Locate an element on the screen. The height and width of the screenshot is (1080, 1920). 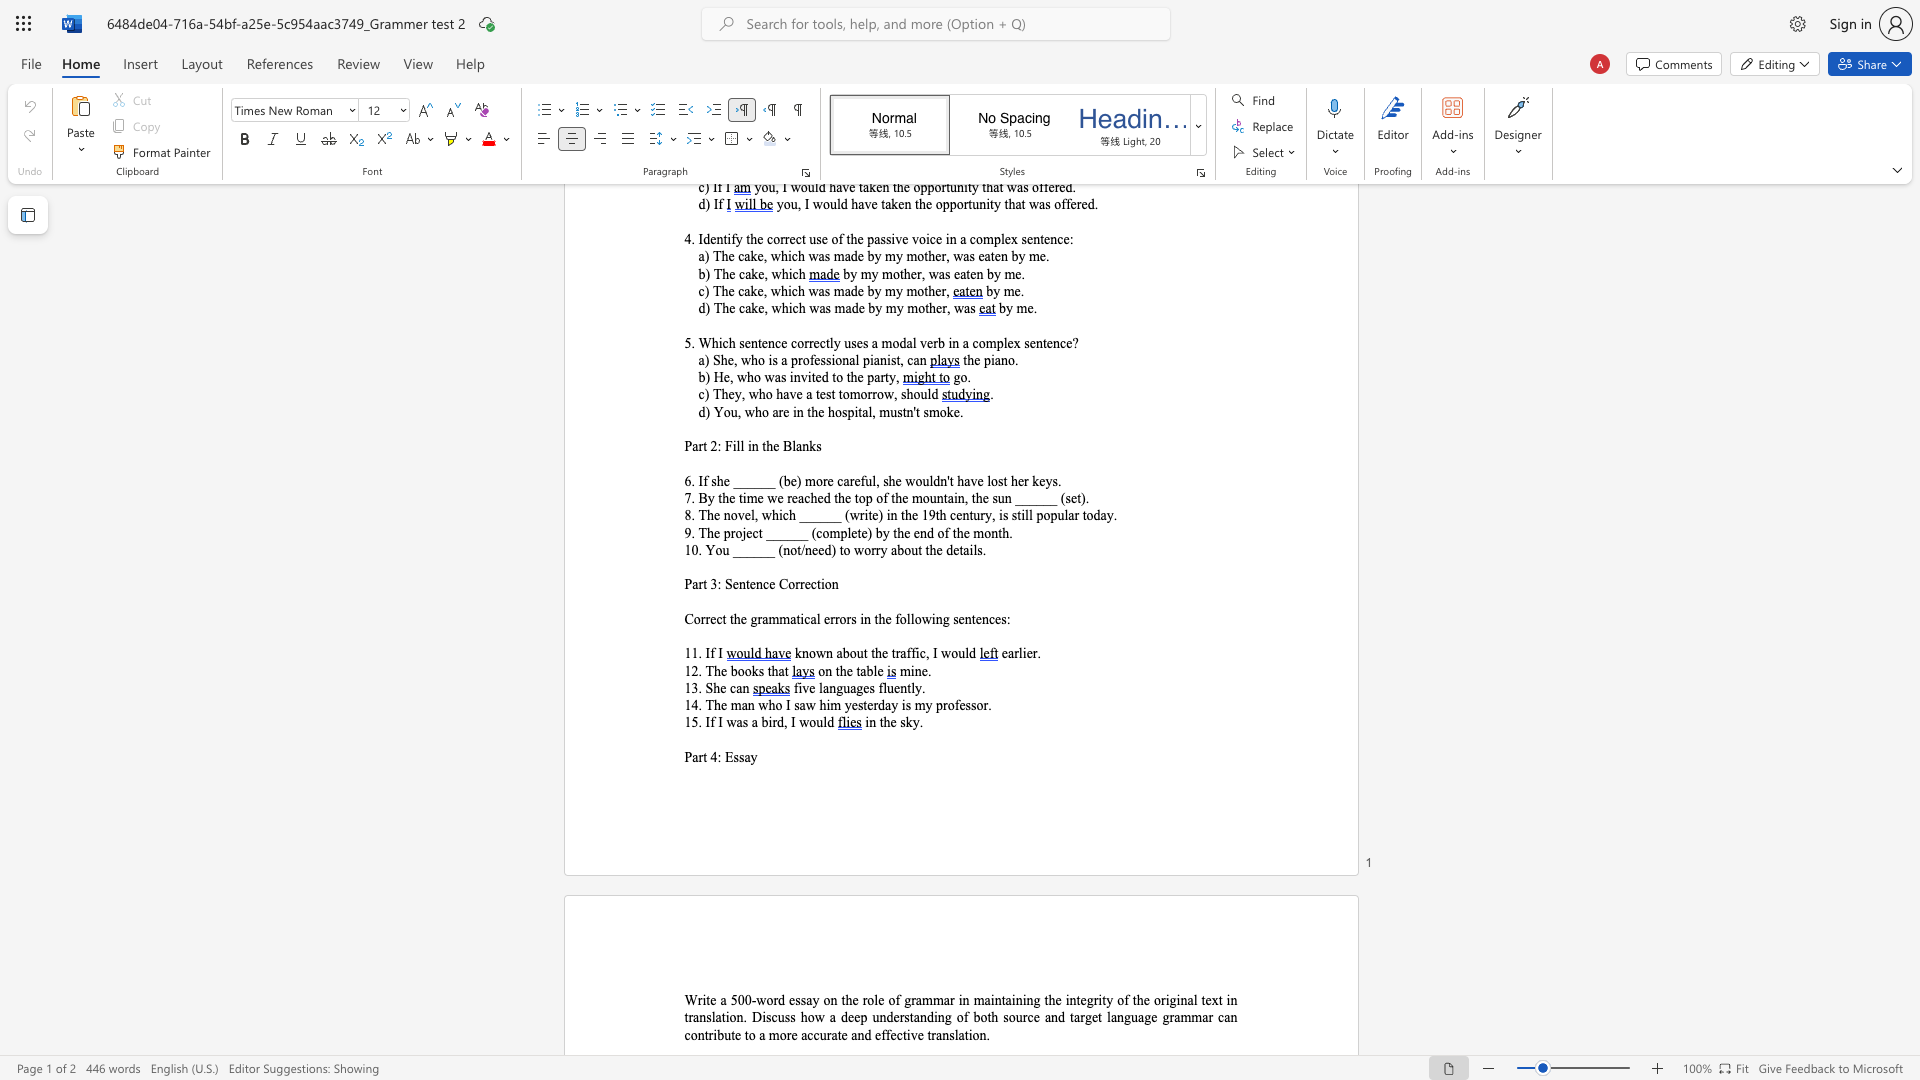
the subset text "Part 4: Essay" within the text "Part 4: Essay" is located at coordinates (684, 757).